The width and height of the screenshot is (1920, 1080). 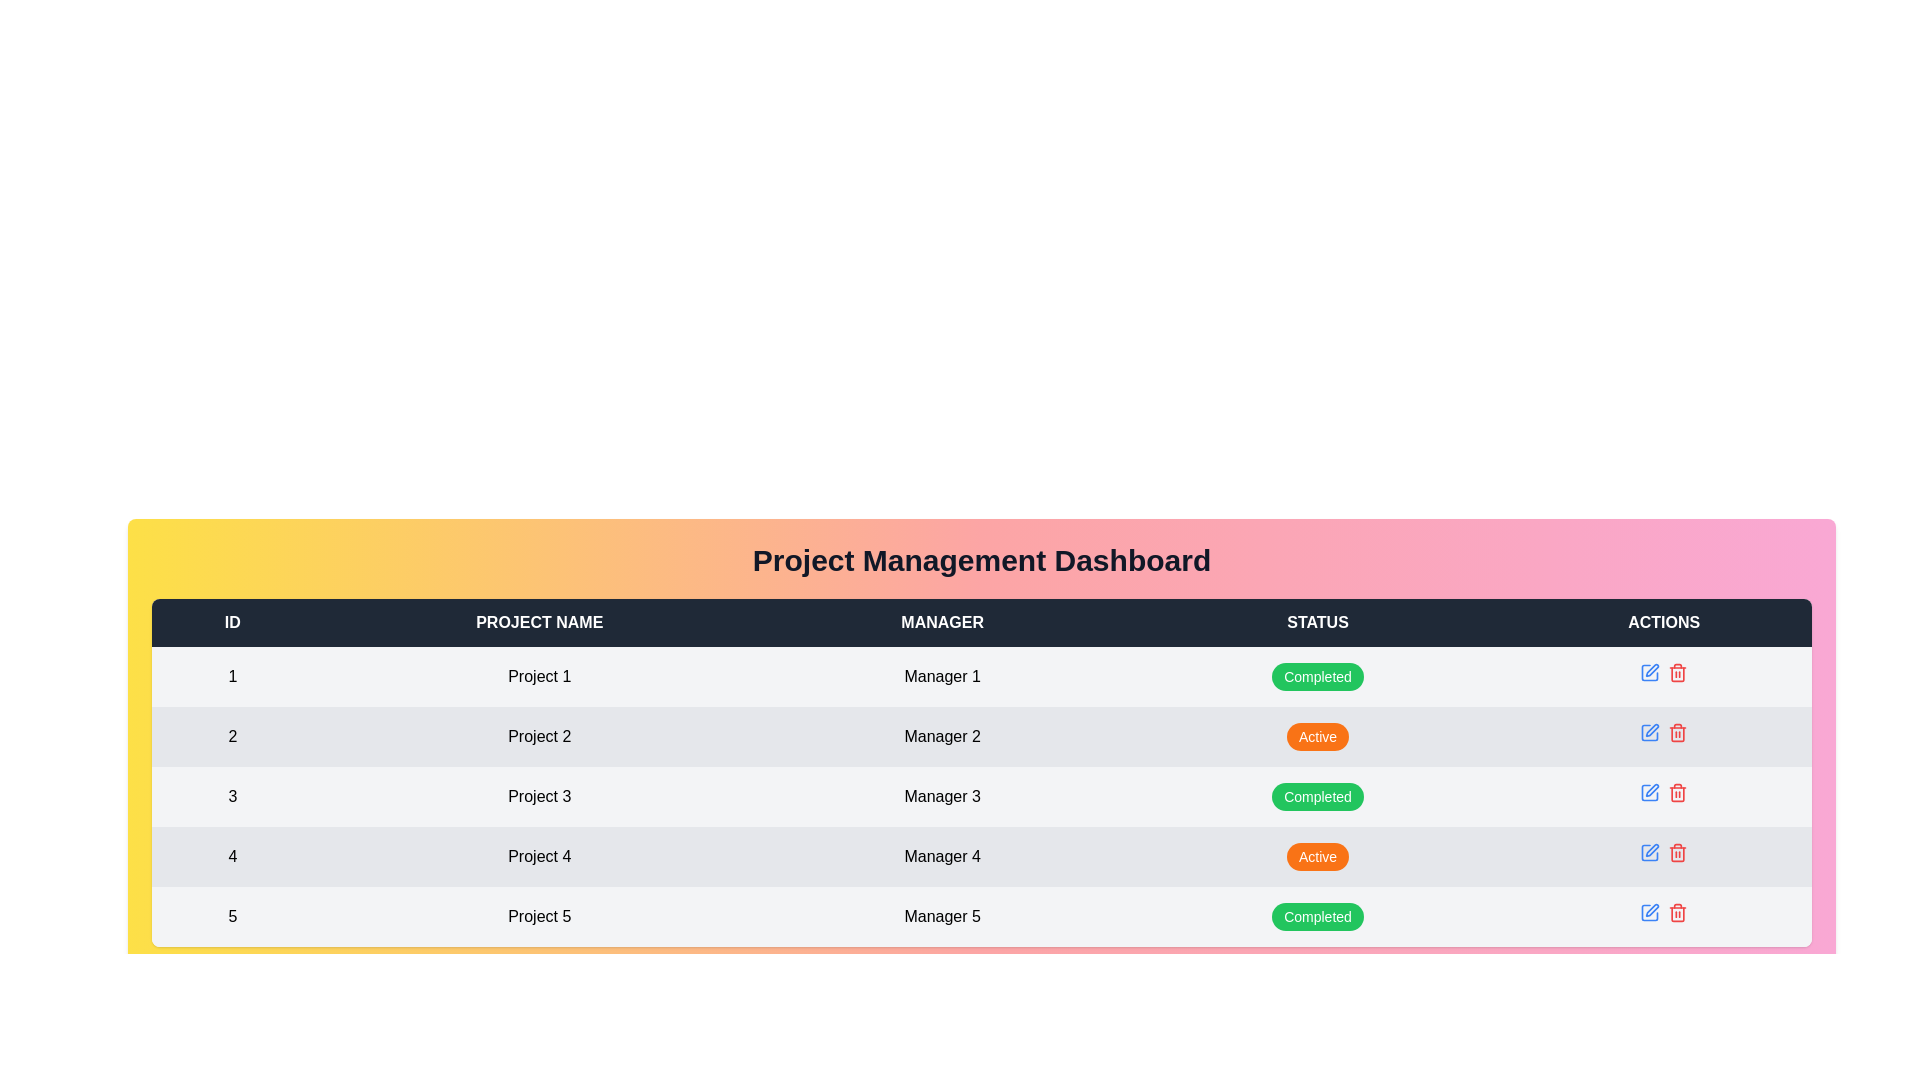 I want to click on the interactive button/icon in the 'Actions' column of the first row corresponding to 'Project 1', so click(x=1664, y=672).